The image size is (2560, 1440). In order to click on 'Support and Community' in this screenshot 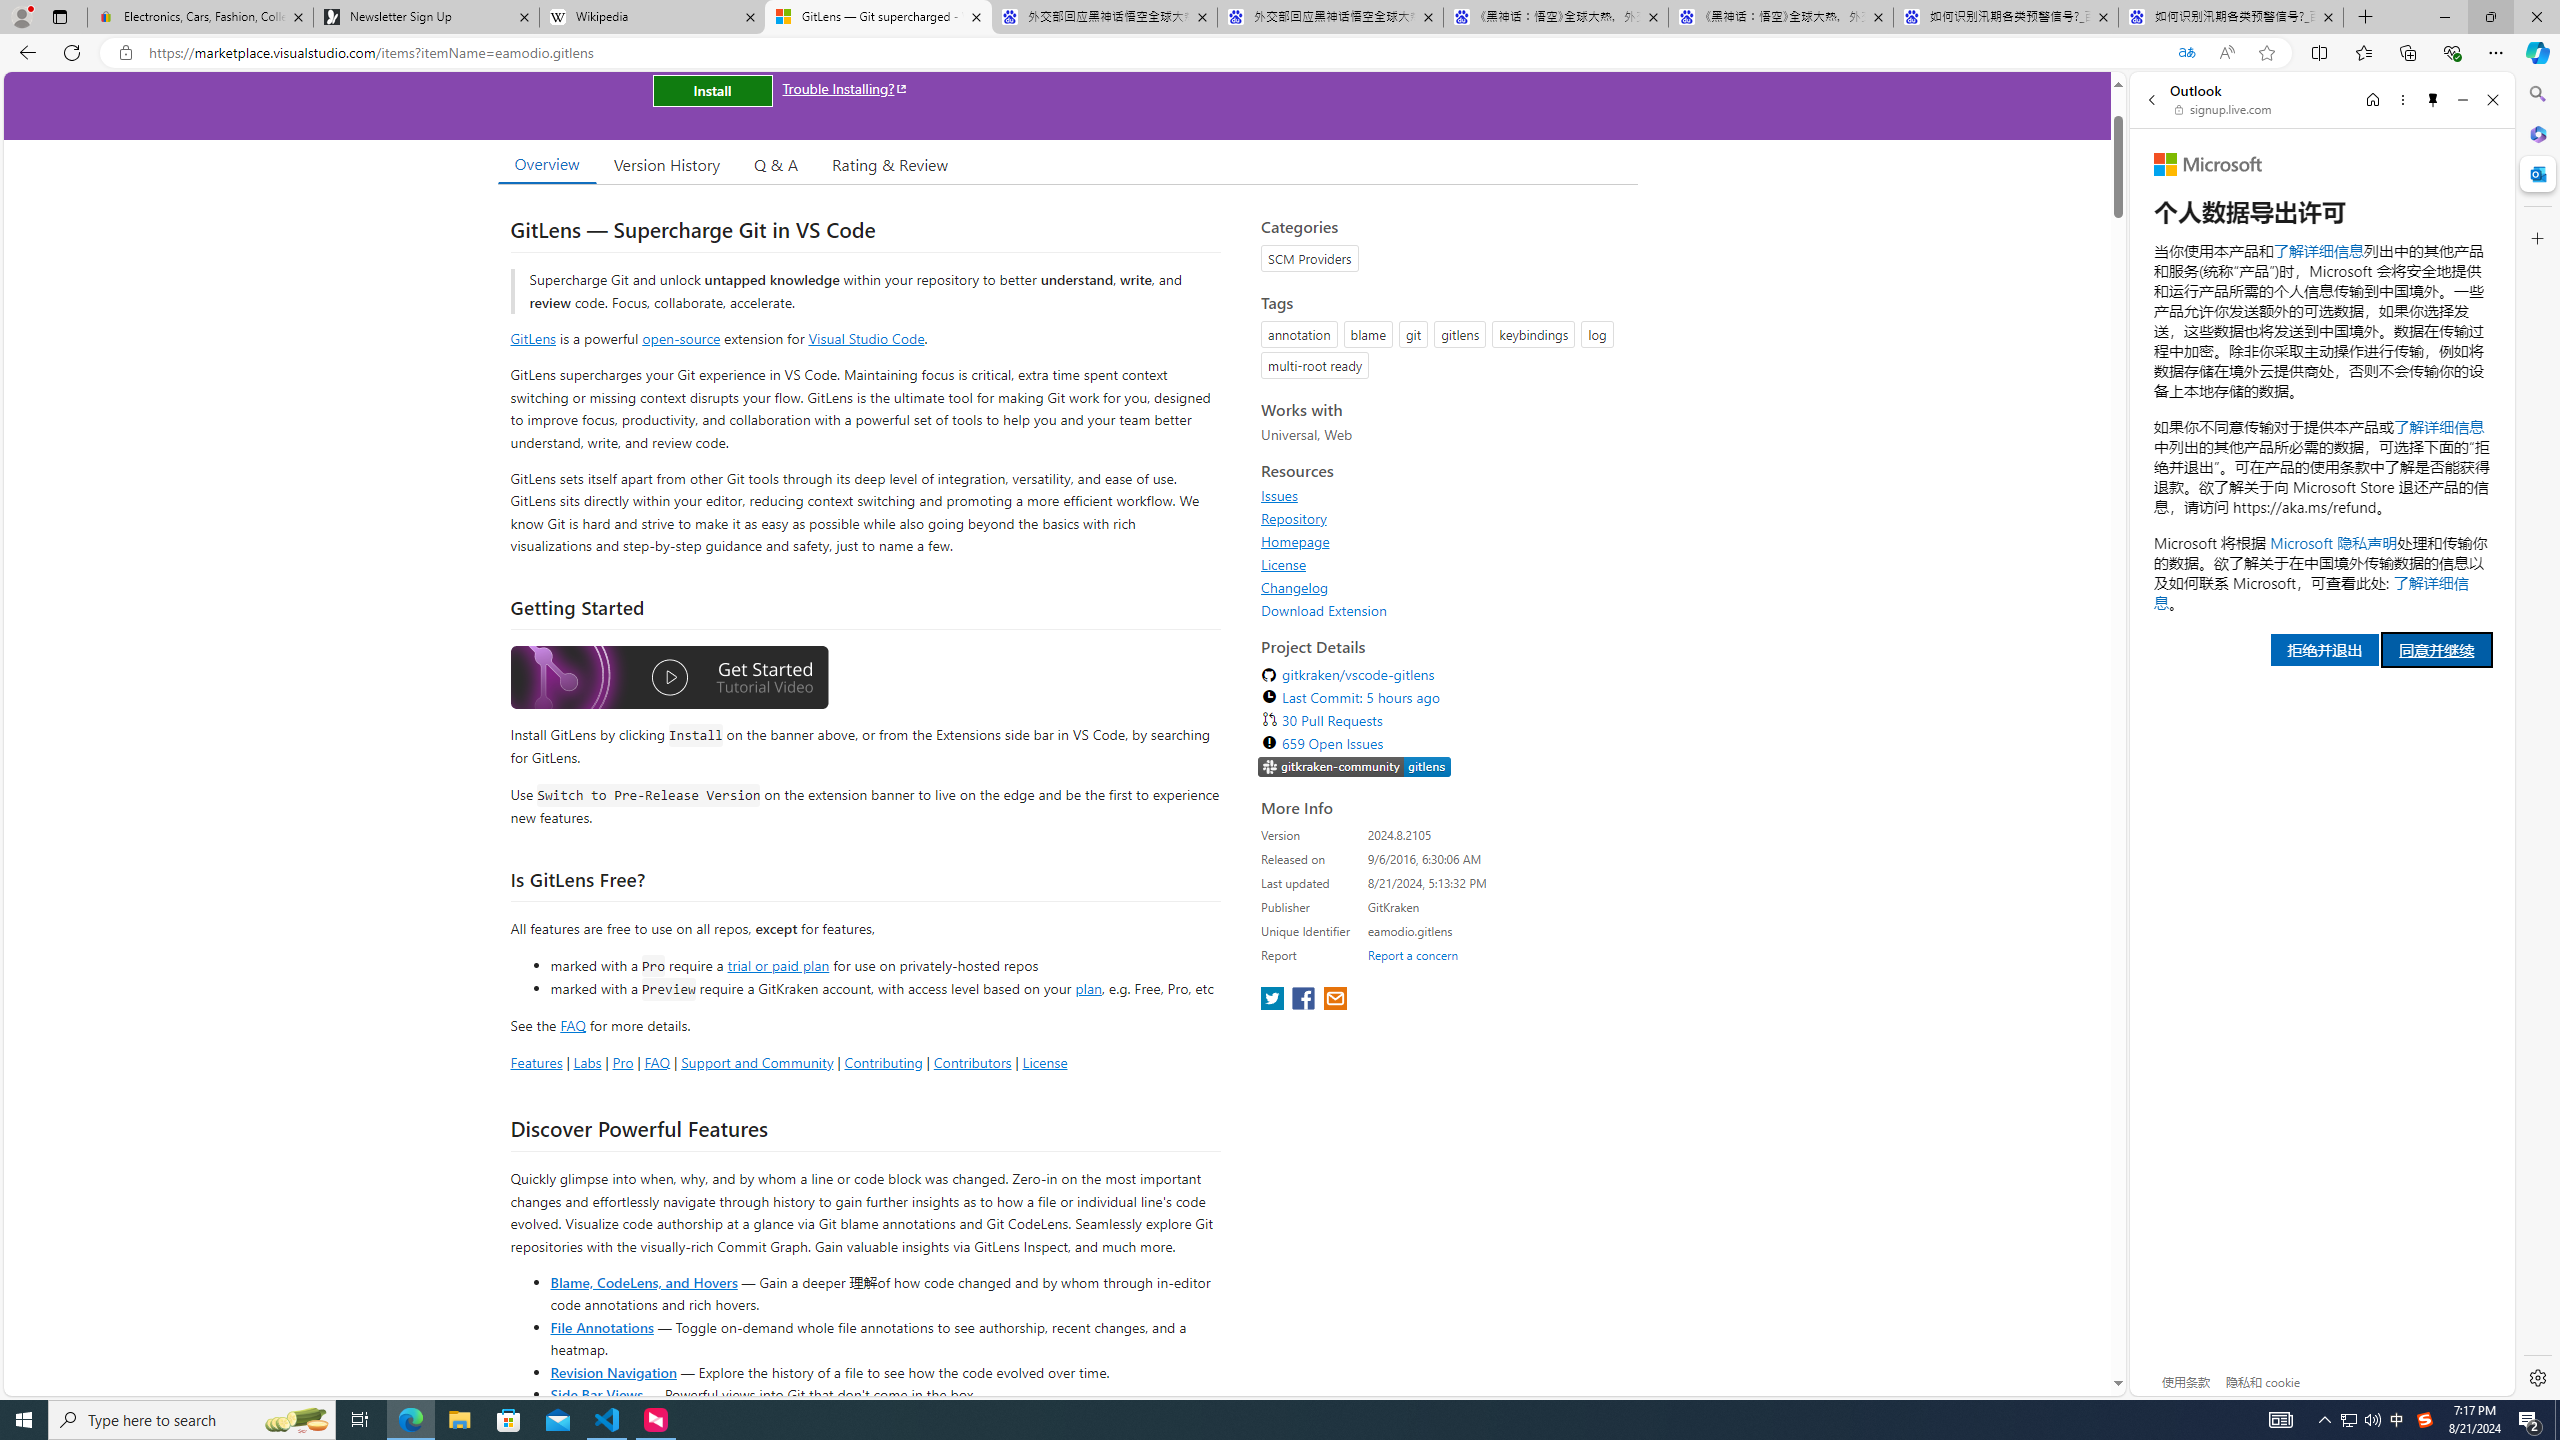, I will do `click(757, 1061)`.